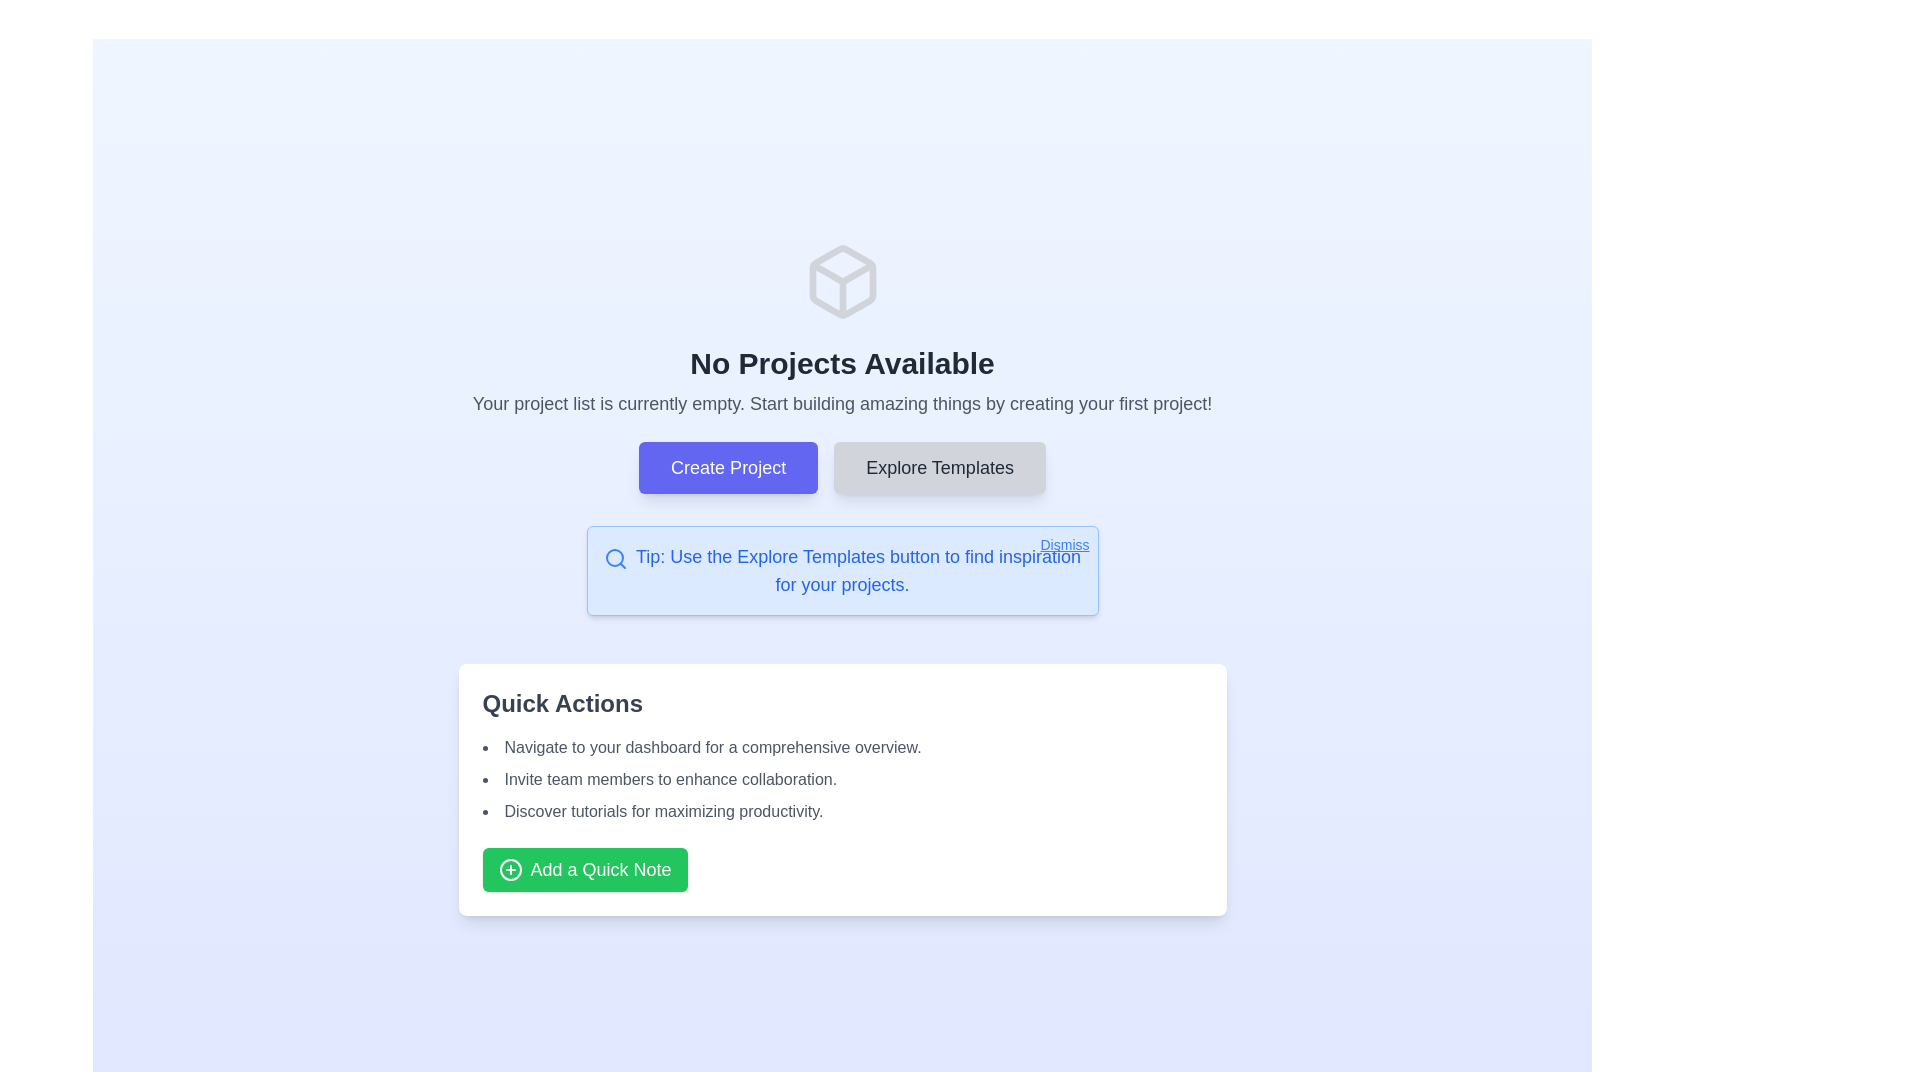 This screenshot has height=1080, width=1920. What do you see at coordinates (510, 869) in the screenshot?
I see `the icon representing the action of adding a new item or note, located inside the green button labeled 'Add a Quick Note'` at bounding box center [510, 869].